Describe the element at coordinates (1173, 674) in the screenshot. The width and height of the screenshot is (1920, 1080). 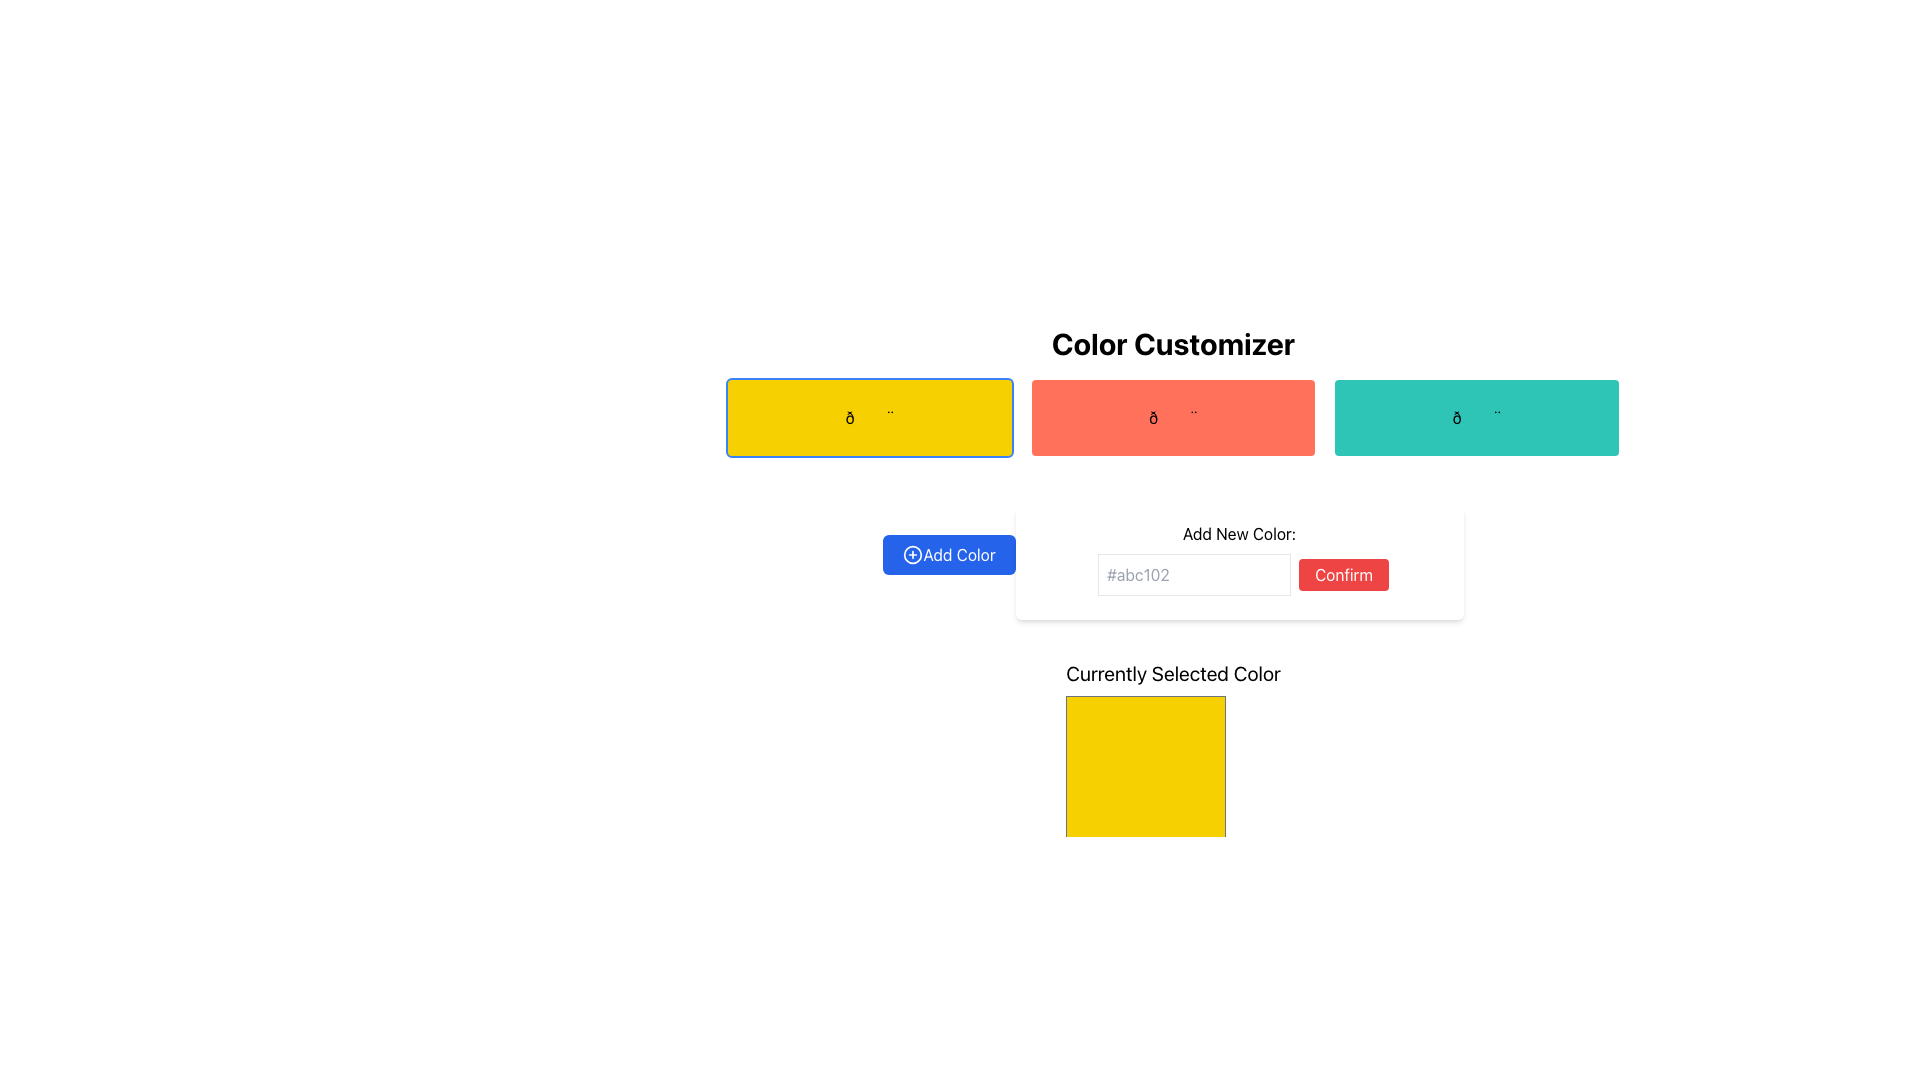
I see `text of the label that reads 'Currently Selected Color', which is prominently displayed above the colored square box` at that location.